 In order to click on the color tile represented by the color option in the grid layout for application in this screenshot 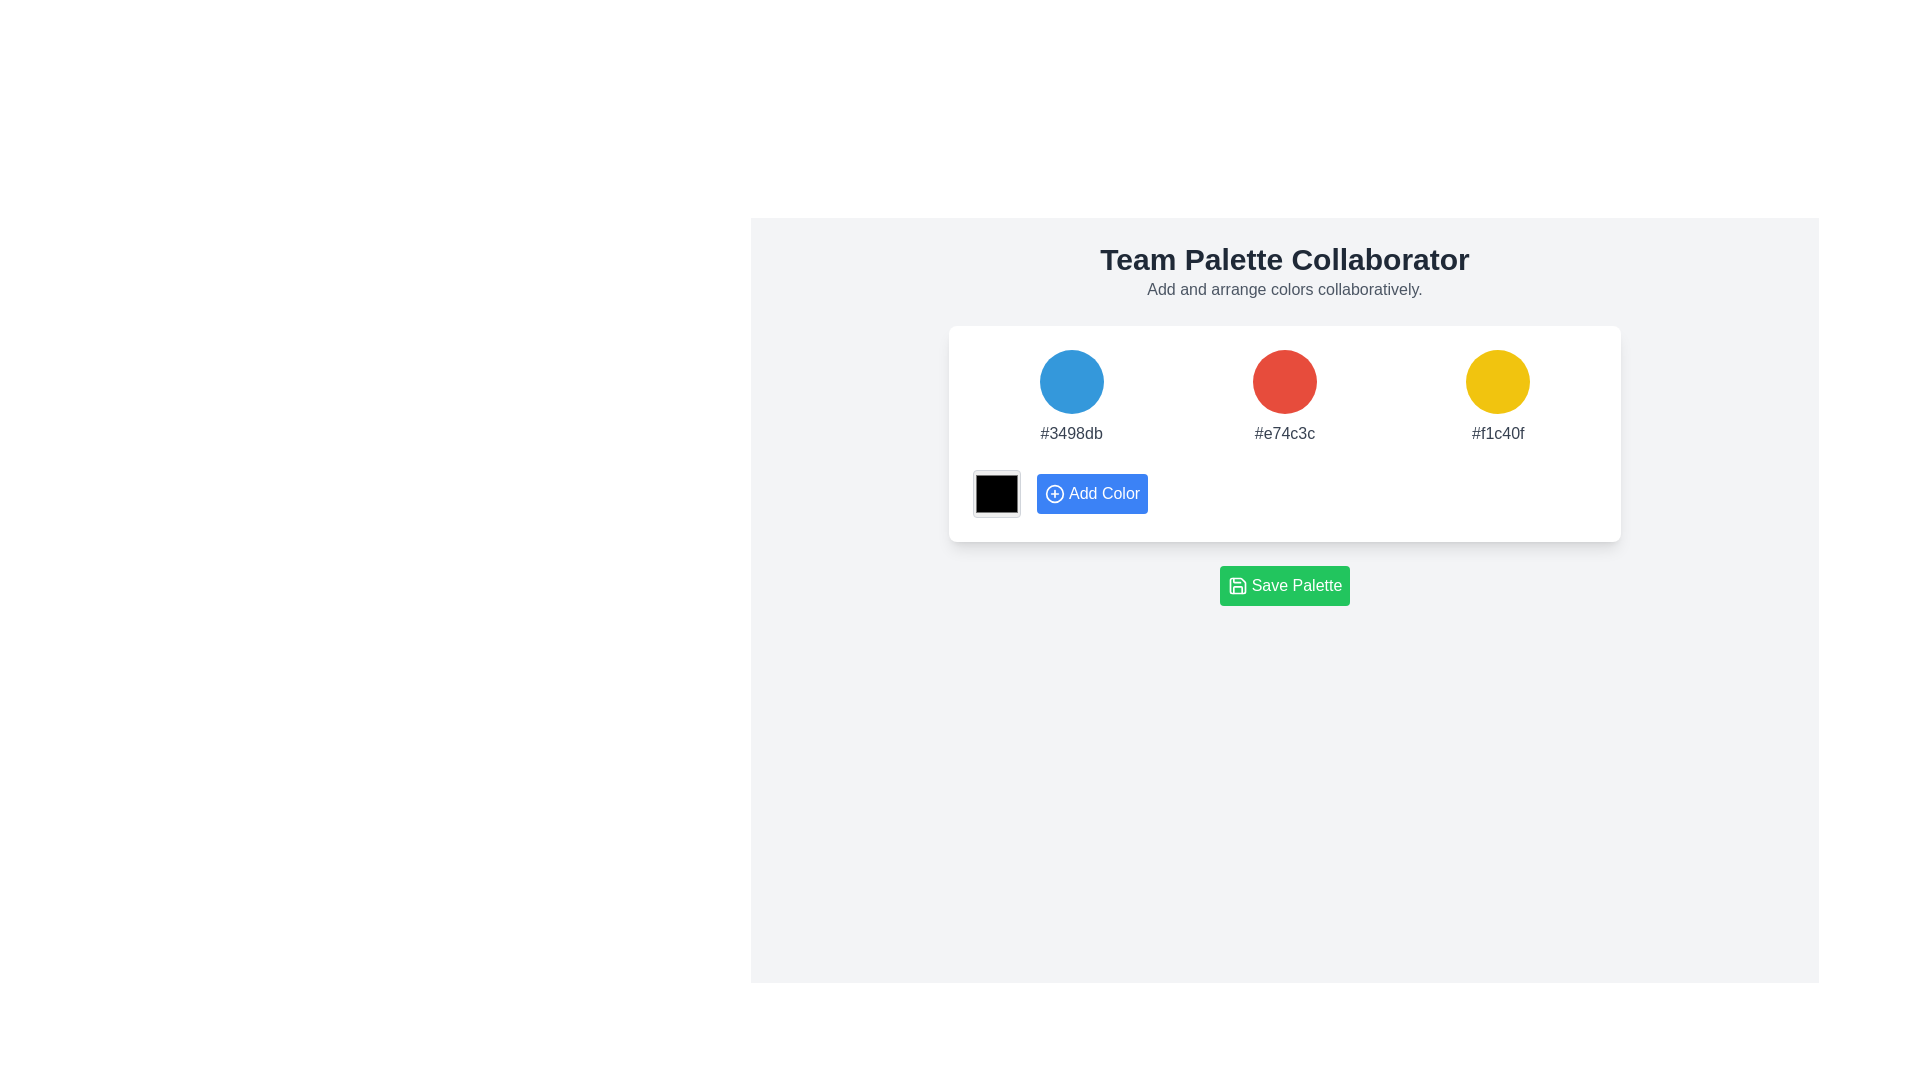, I will do `click(1283, 397)`.